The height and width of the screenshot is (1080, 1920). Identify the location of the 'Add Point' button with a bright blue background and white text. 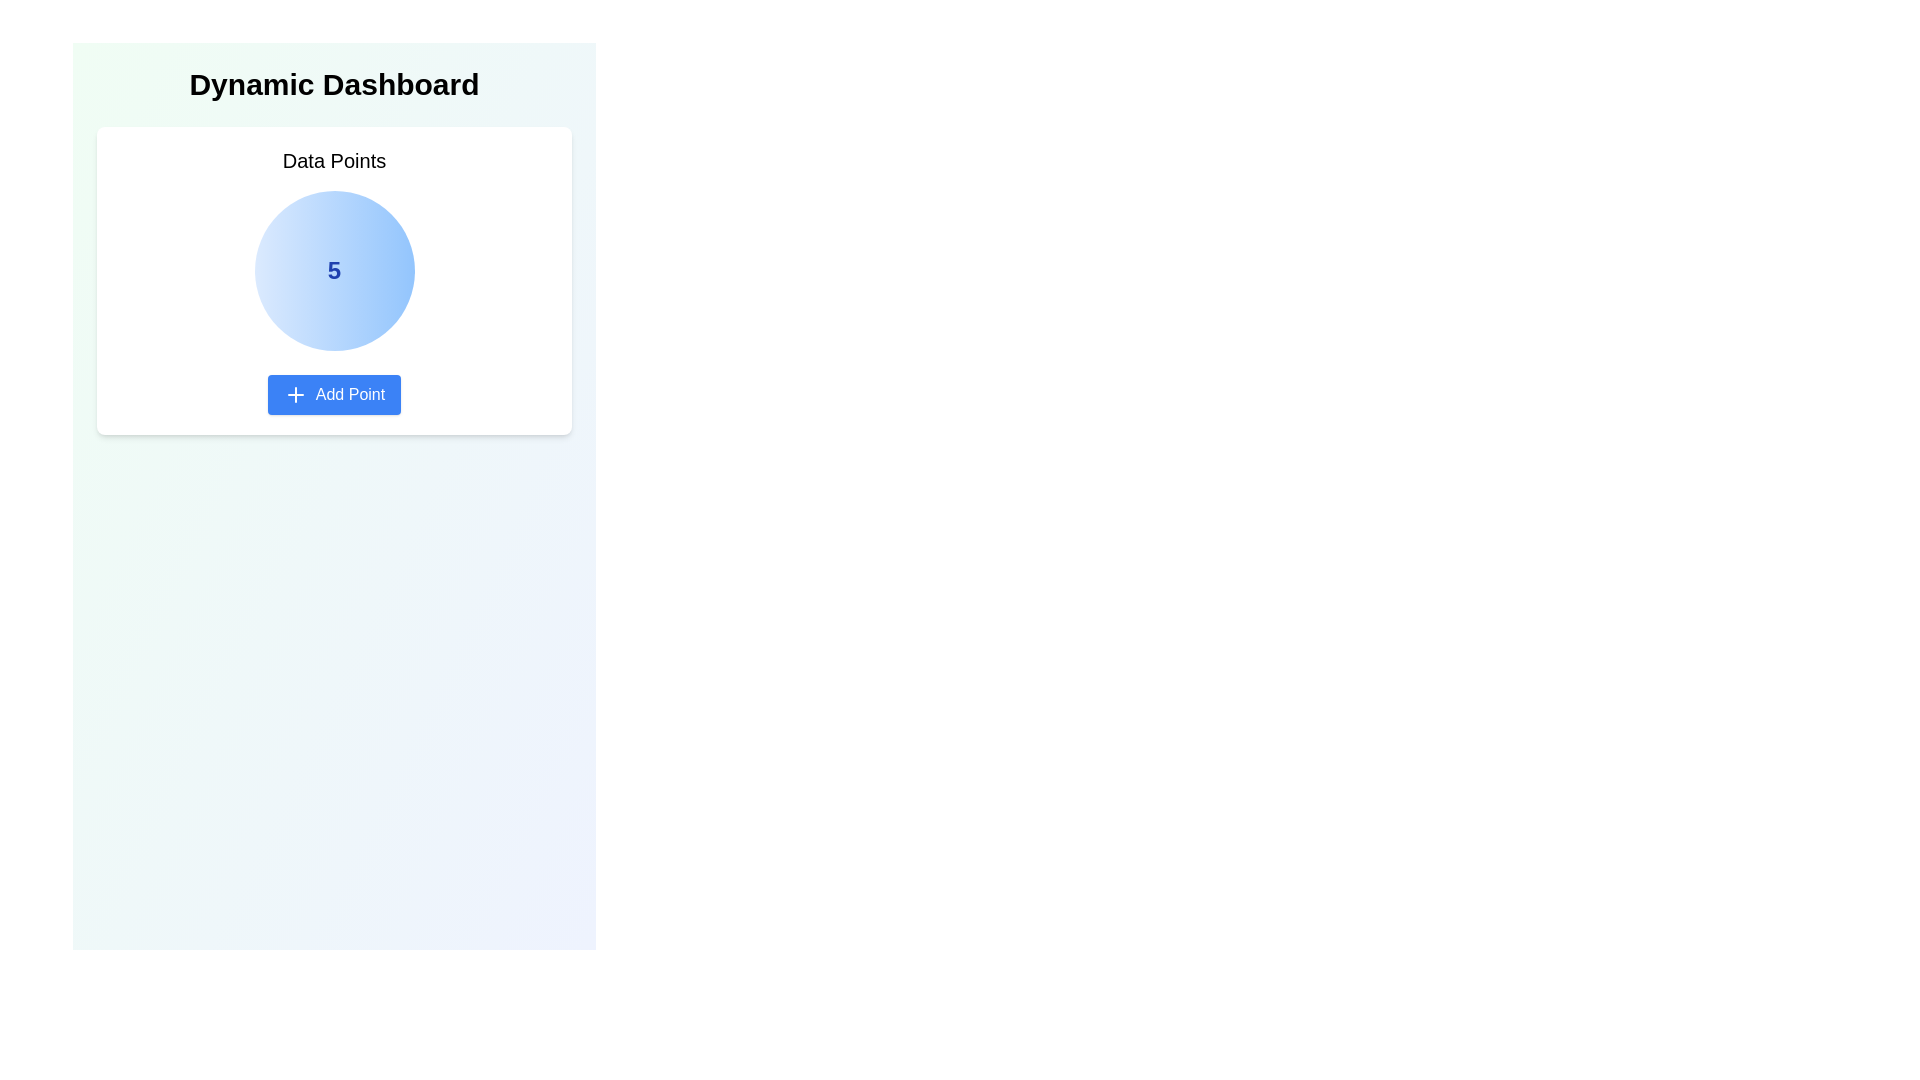
(334, 394).